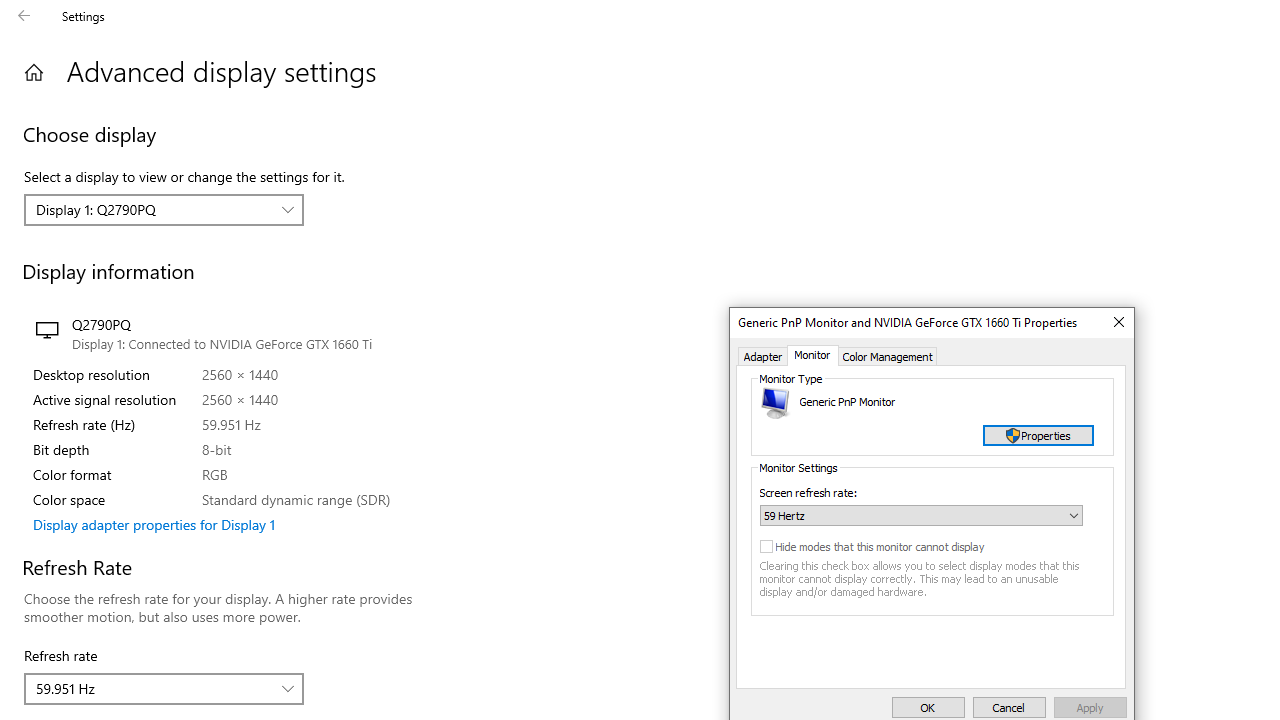 The image size is (1280, 720). What do you see at coordinates (927, 706) in the screenshot?
I see `'OK'` at bounding box center [927, 706].